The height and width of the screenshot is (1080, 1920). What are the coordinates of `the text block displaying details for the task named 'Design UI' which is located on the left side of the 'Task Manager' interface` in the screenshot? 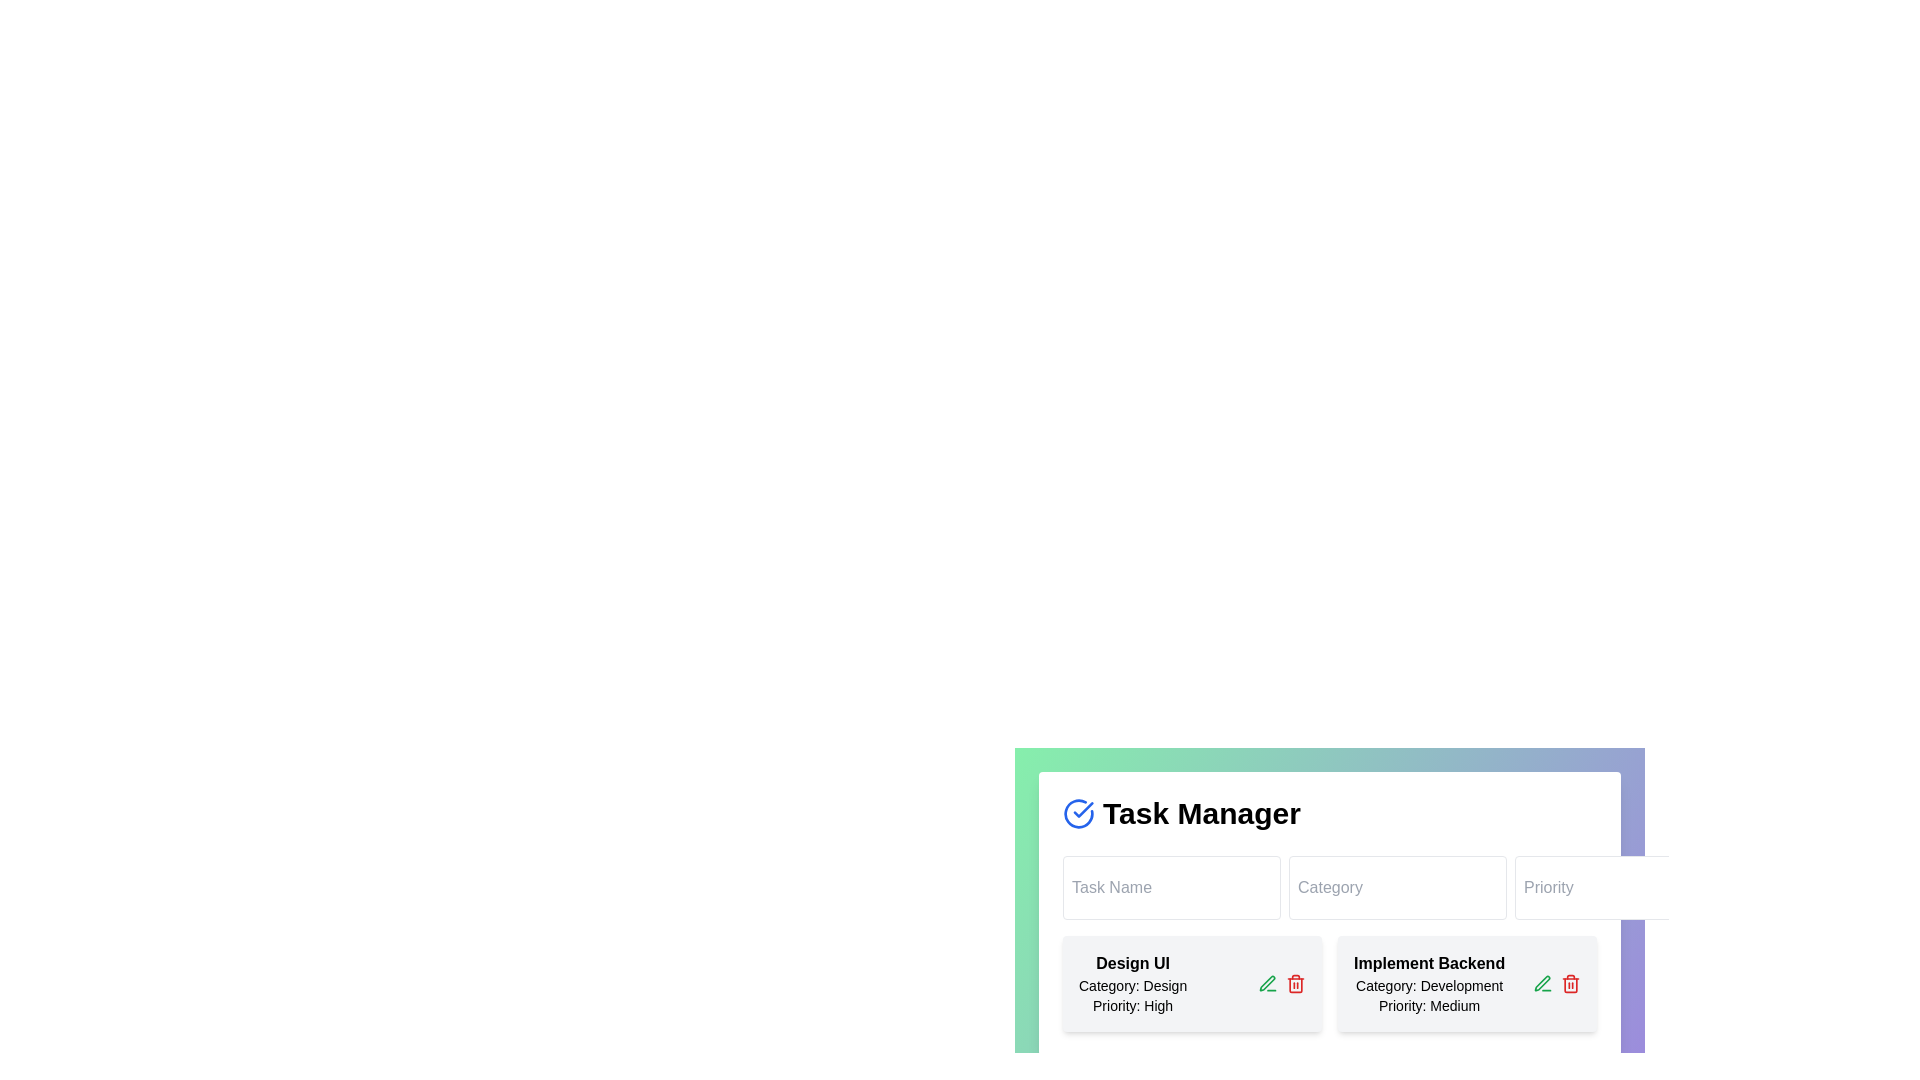 It's located at (1133, 982).